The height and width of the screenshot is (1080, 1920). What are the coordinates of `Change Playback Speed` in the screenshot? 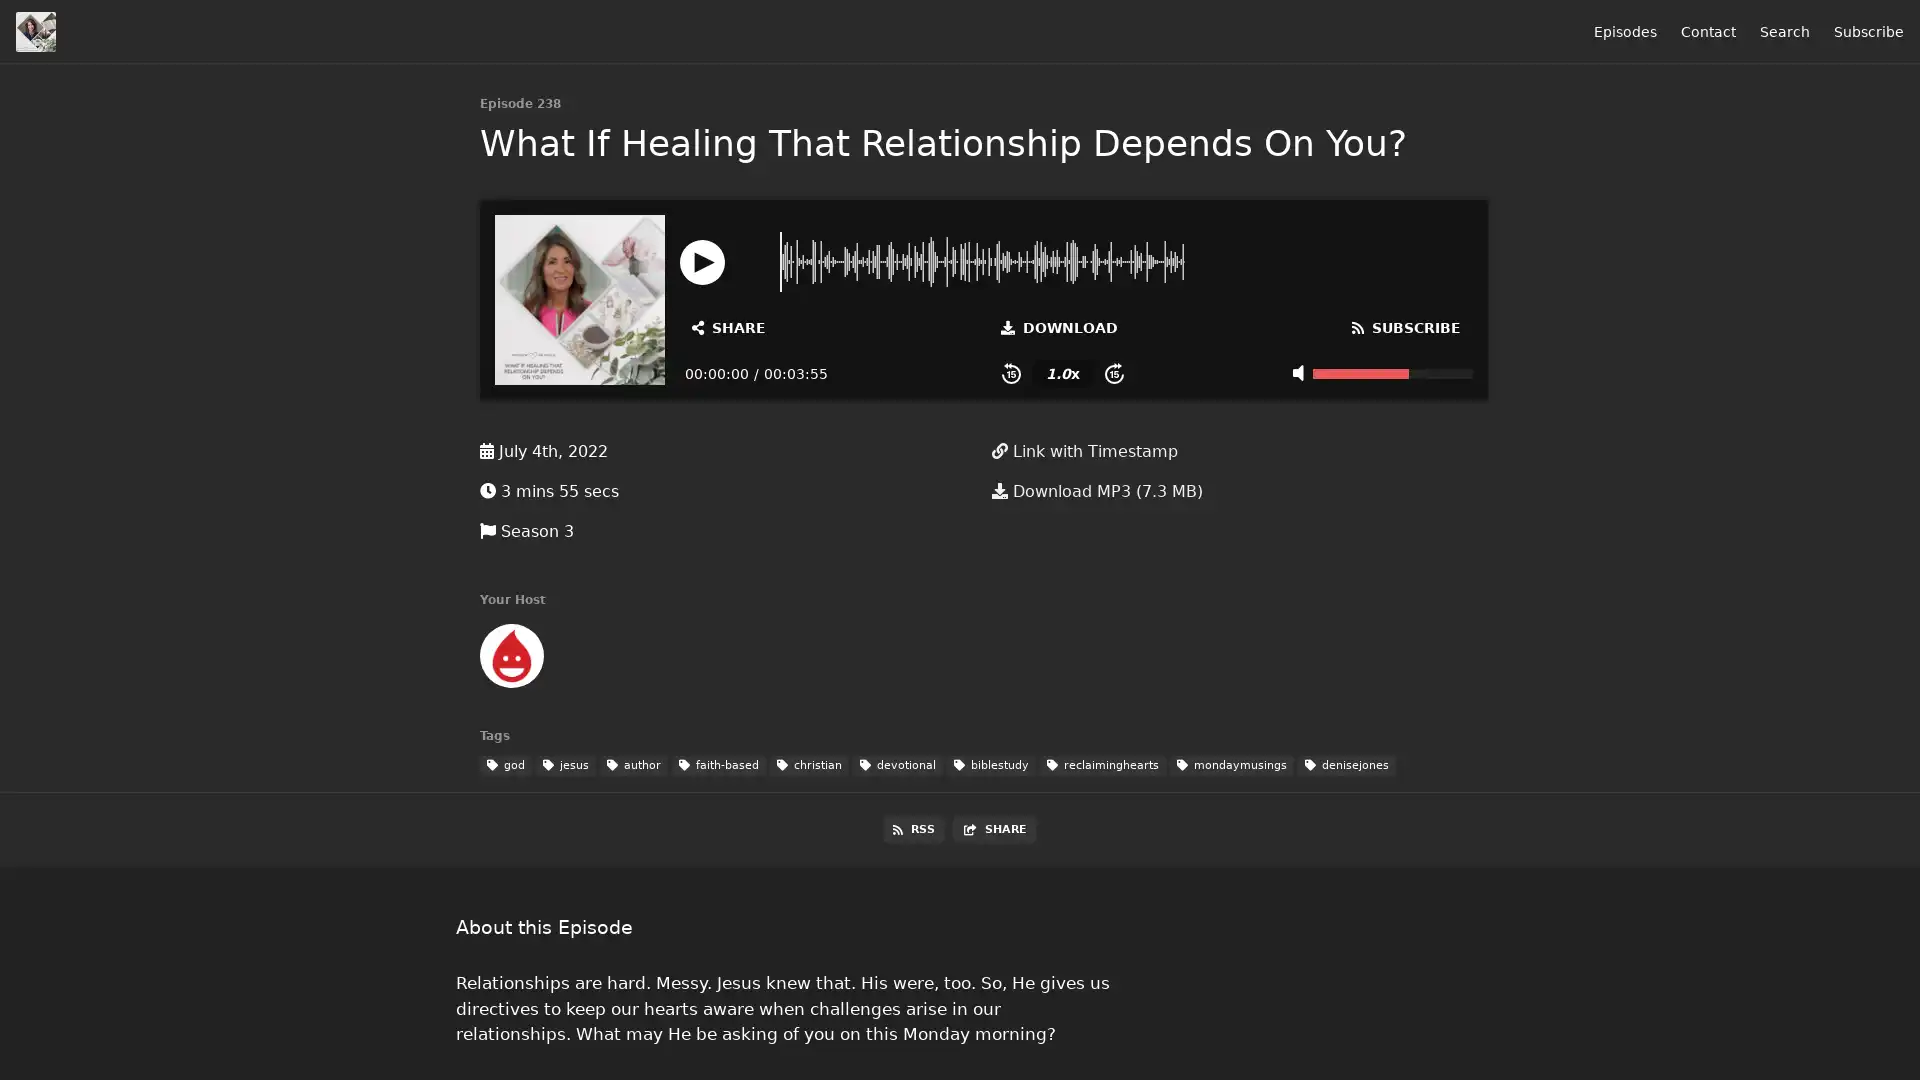 It's located at (1061, 373).